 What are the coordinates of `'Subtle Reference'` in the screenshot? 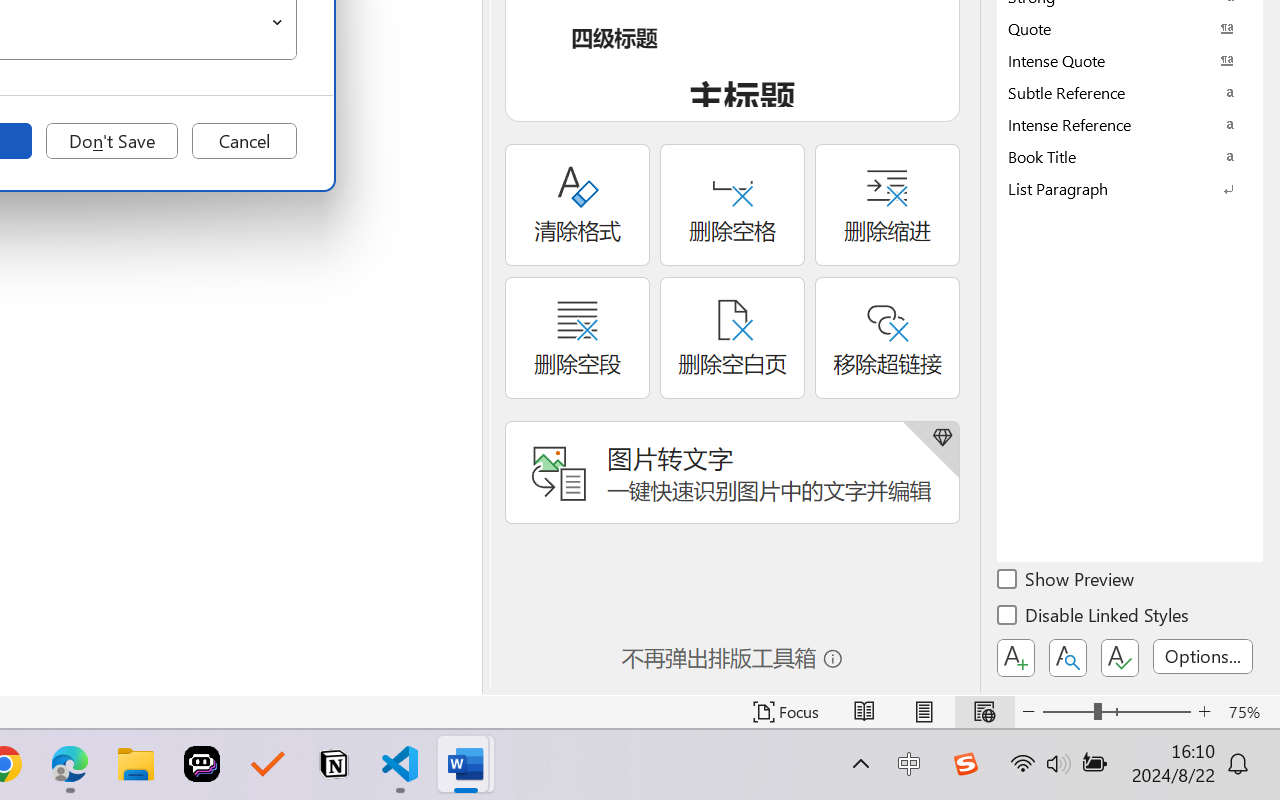 It's located at (1130, 92).